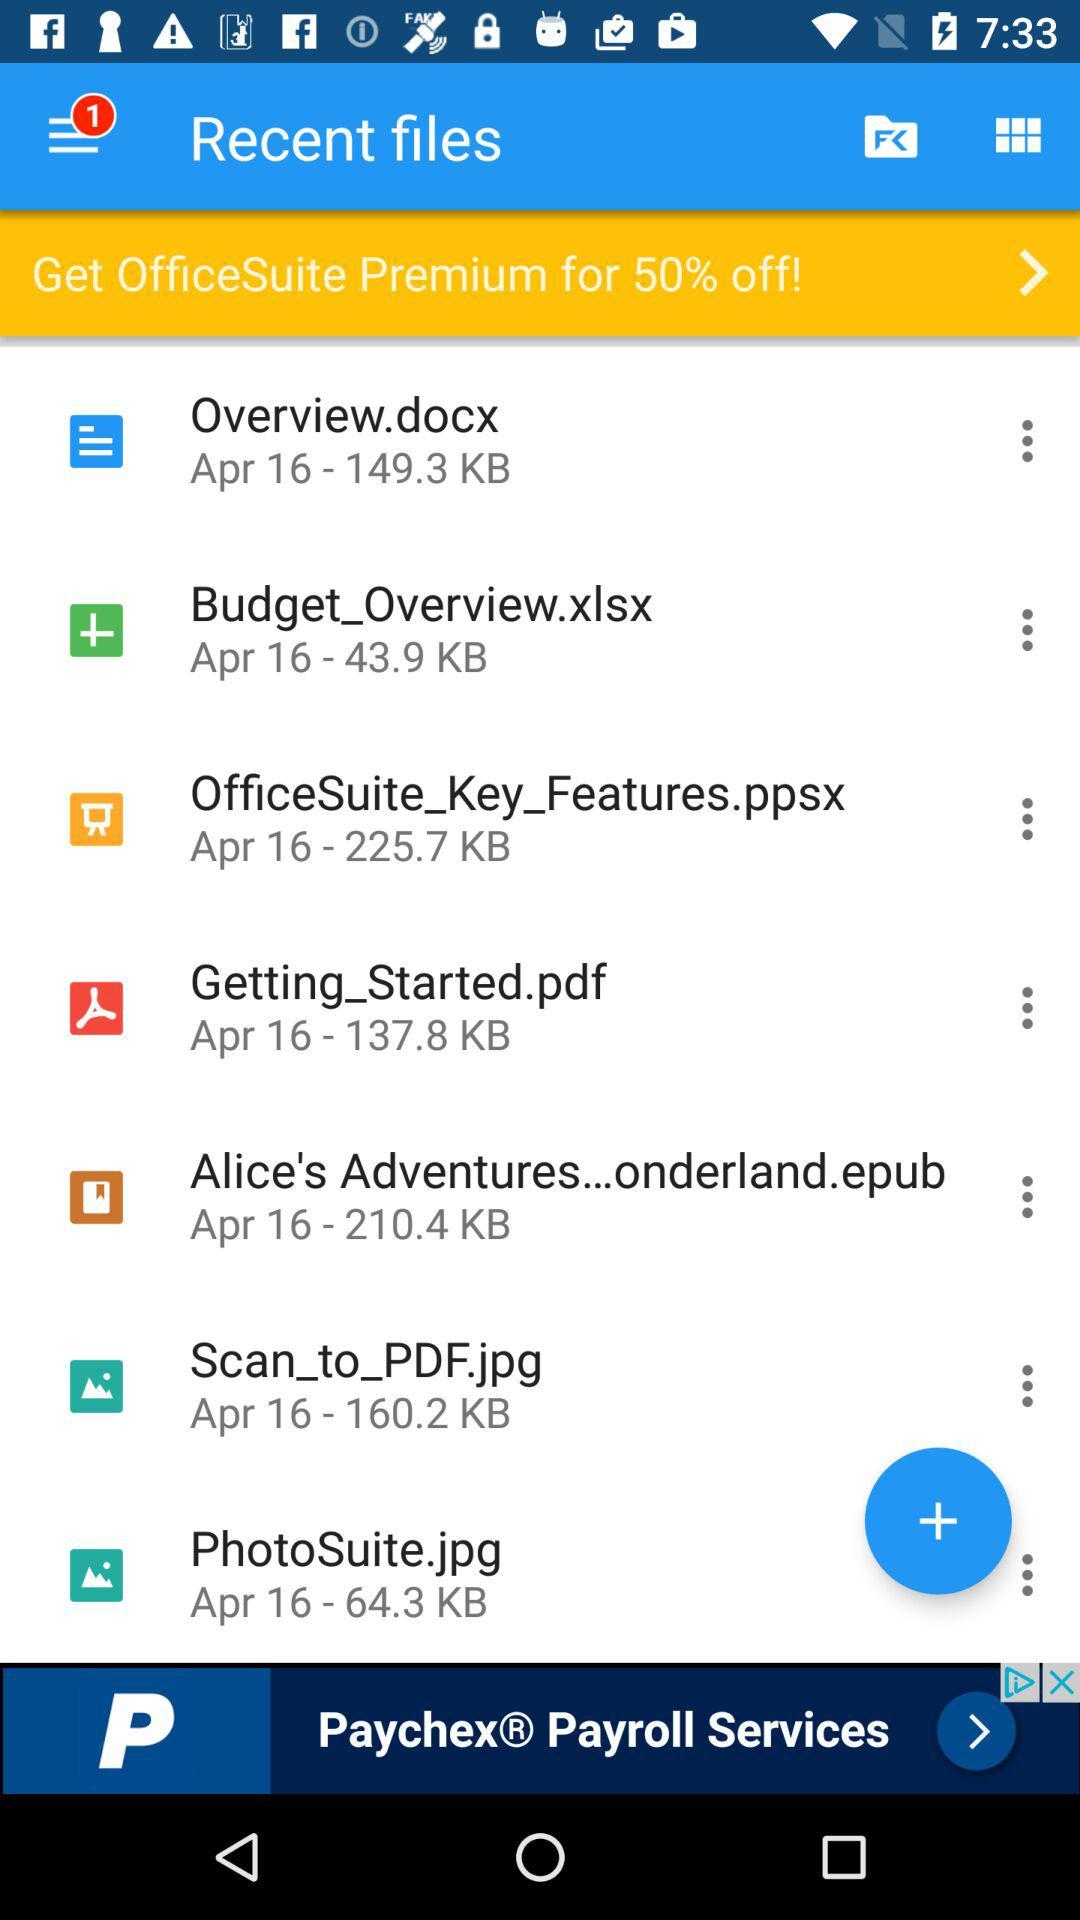  I want to click on open options, so click(1027, 1570).